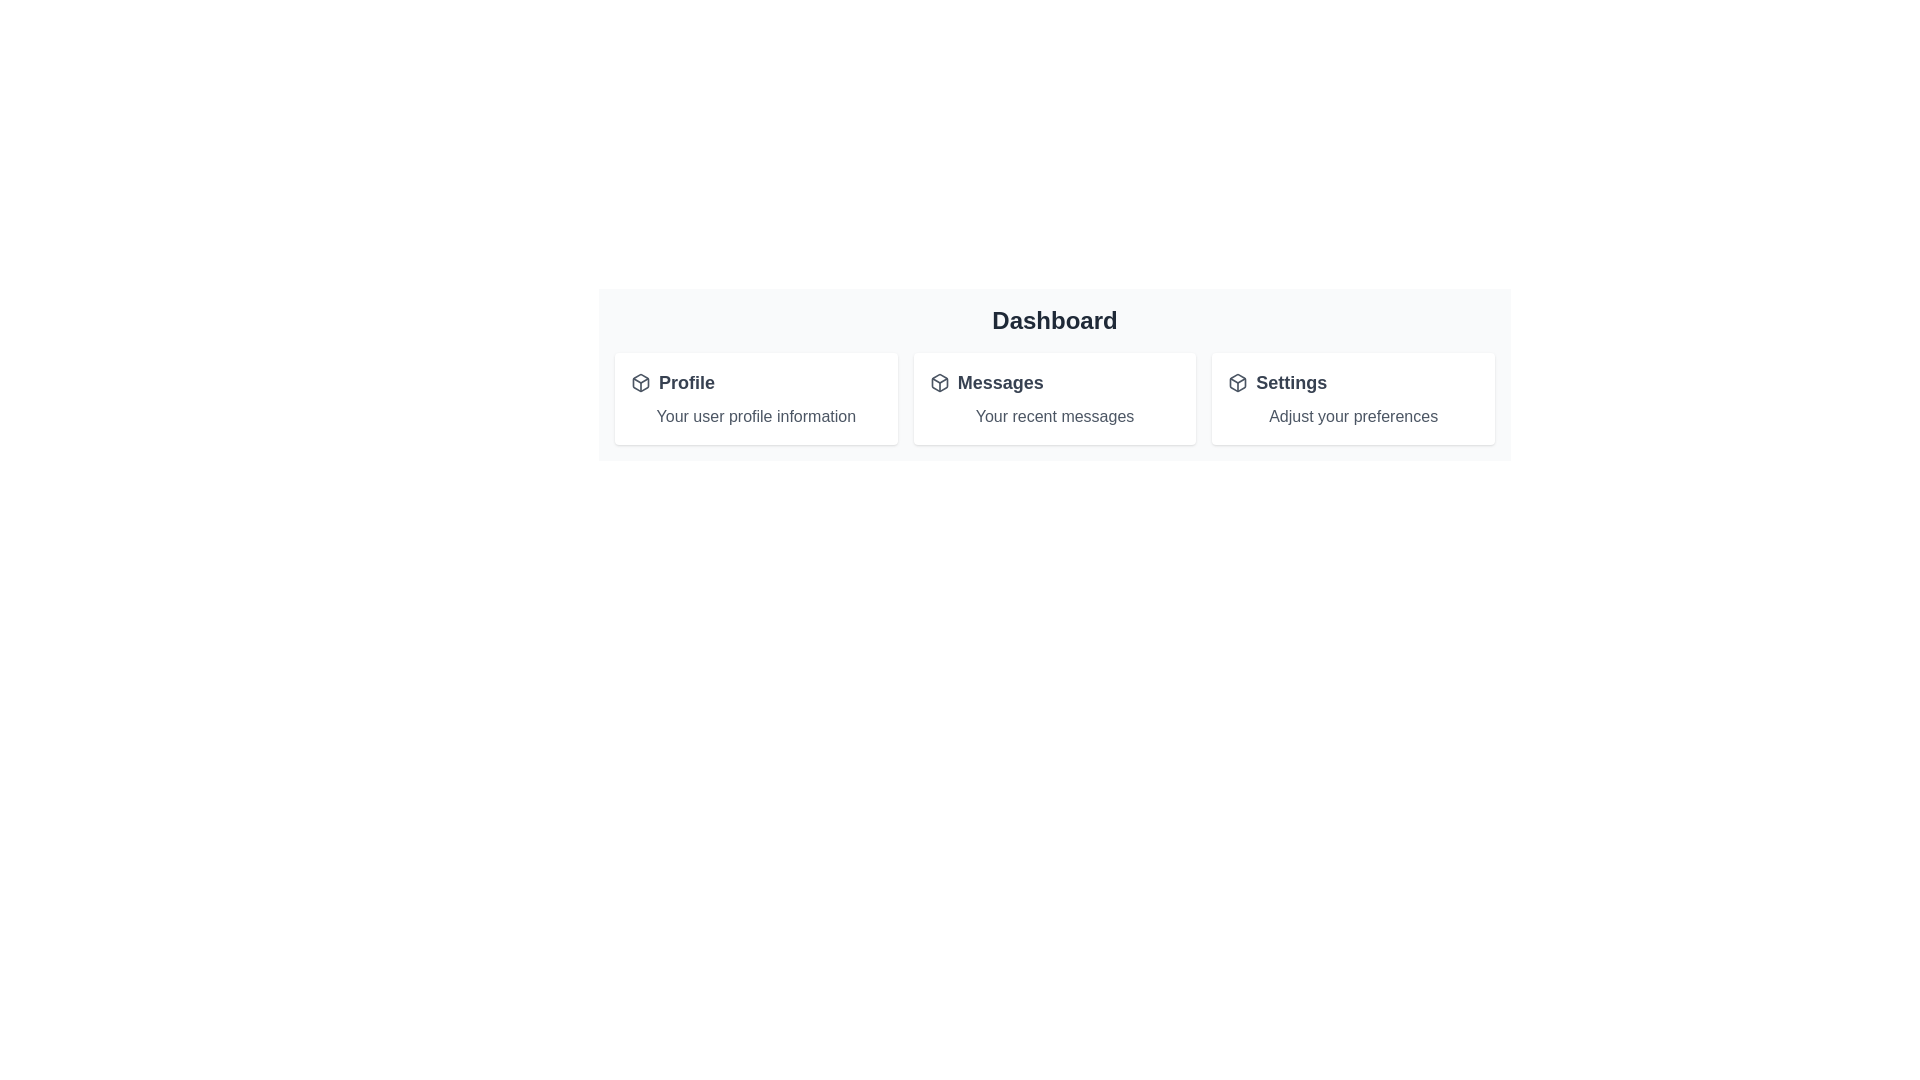 The image size is (1920, 1080). Describe the element at coordinates (755, 415) in the screenshot. I see `the explanatory text label located below the 'Profile' title and icon within the first card on the left` at that location.